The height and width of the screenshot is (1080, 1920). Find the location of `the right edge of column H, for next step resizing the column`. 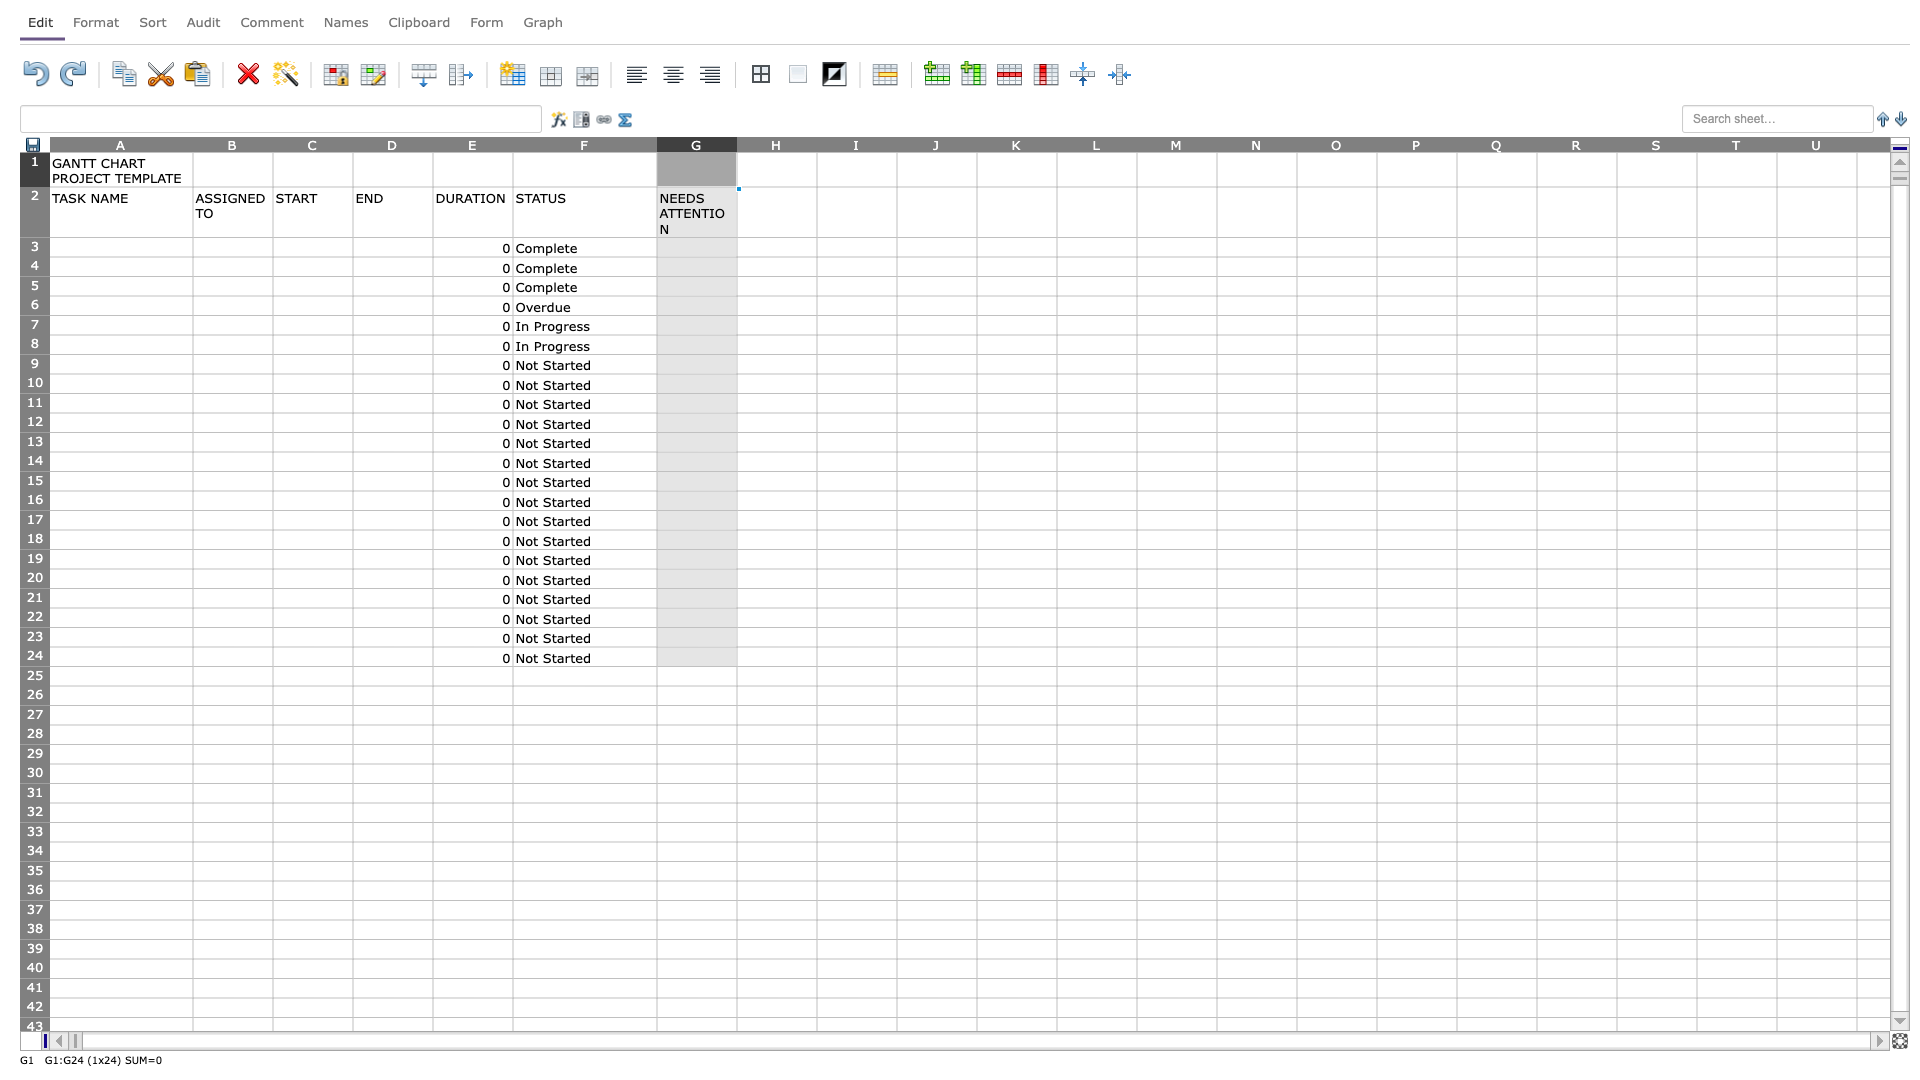

the right edge of column H, for next step resizing the column is located at coordinates (816, 143).